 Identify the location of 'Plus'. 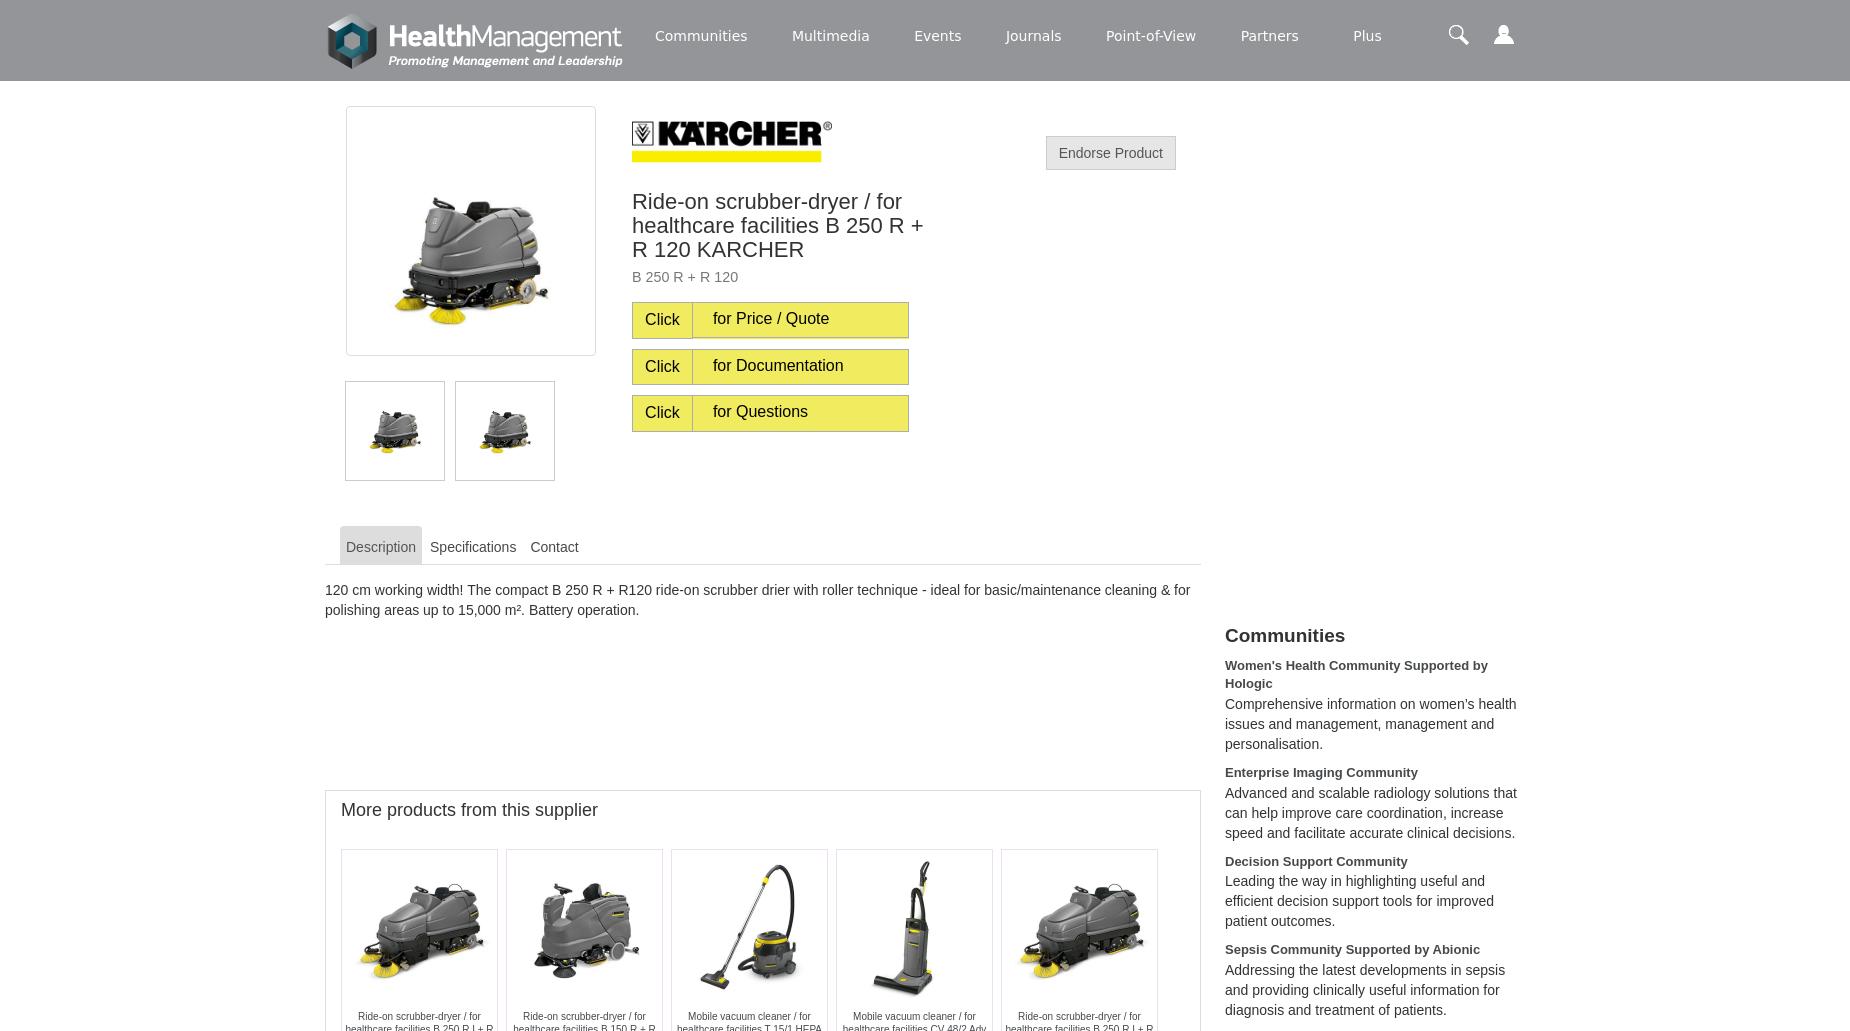
(1352, 35).